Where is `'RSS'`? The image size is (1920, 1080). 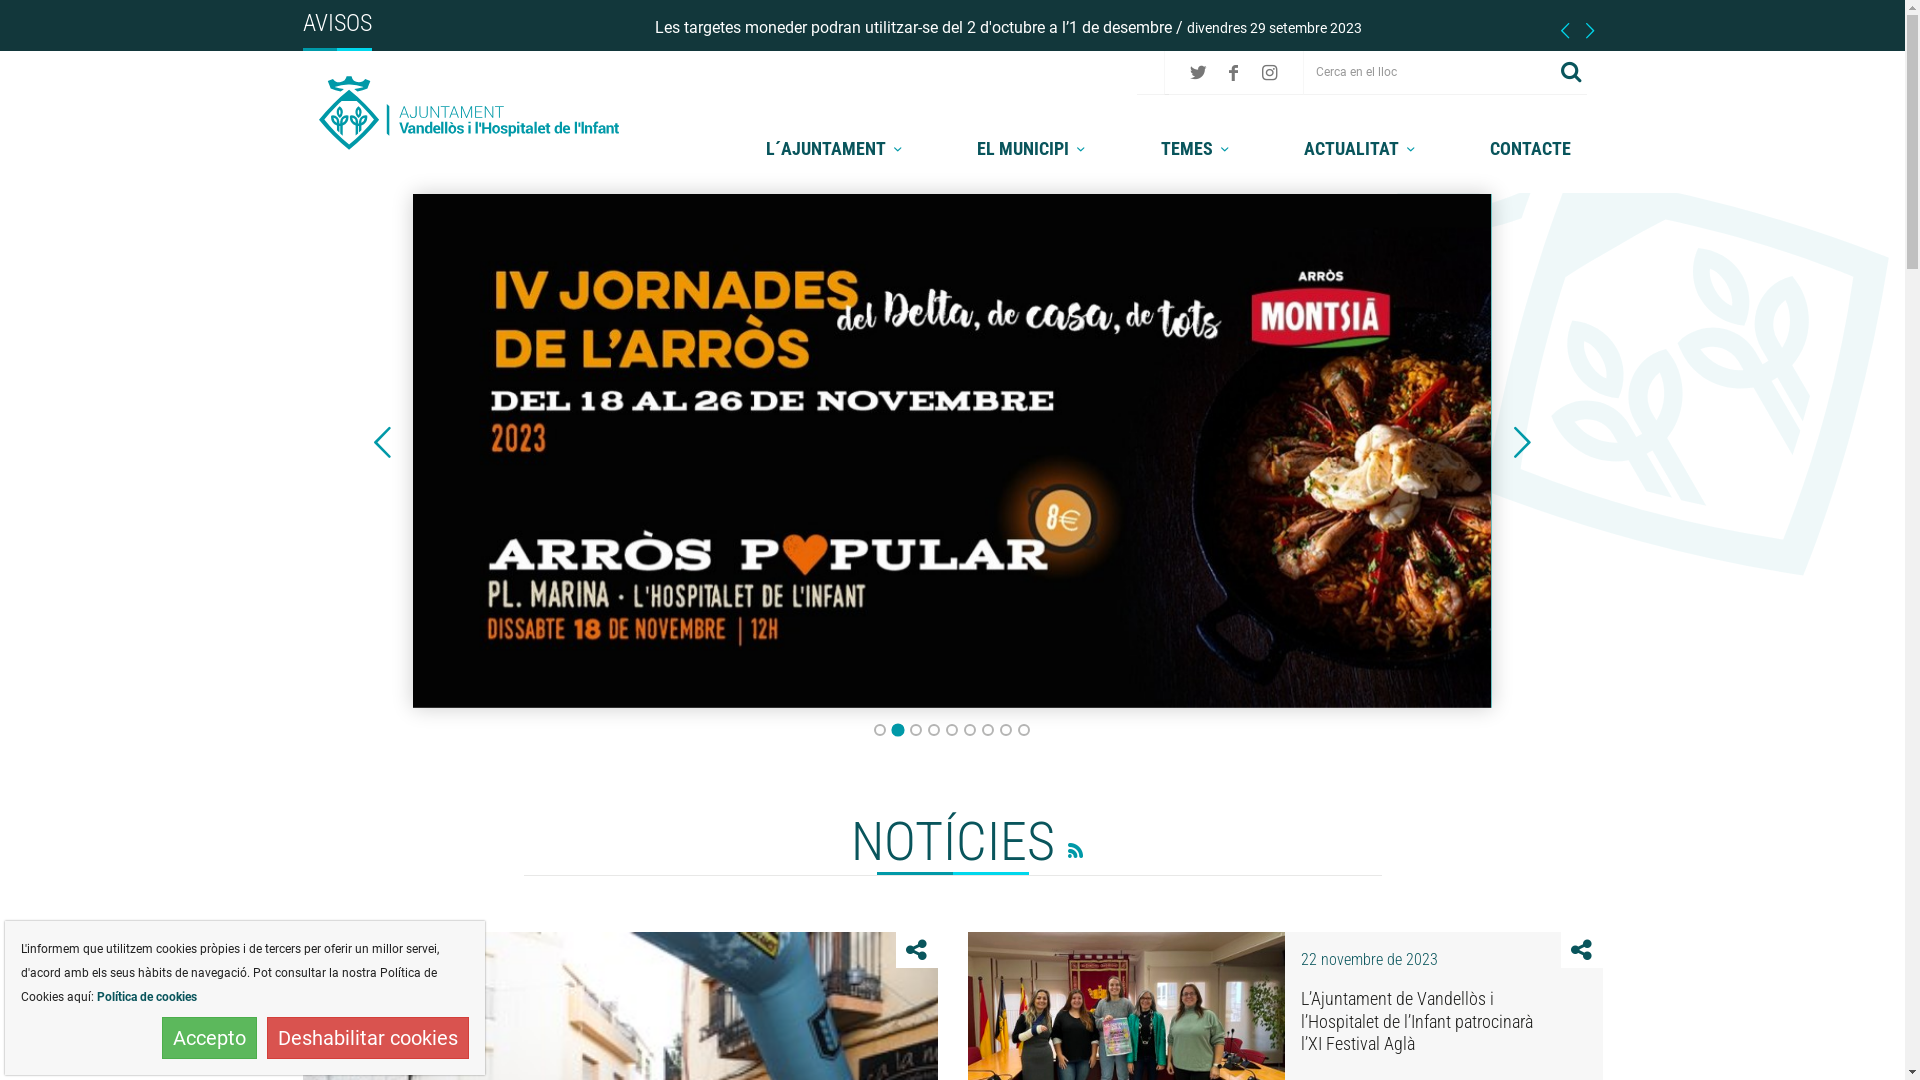
'RSS' is located at coordinates (1053, 847).